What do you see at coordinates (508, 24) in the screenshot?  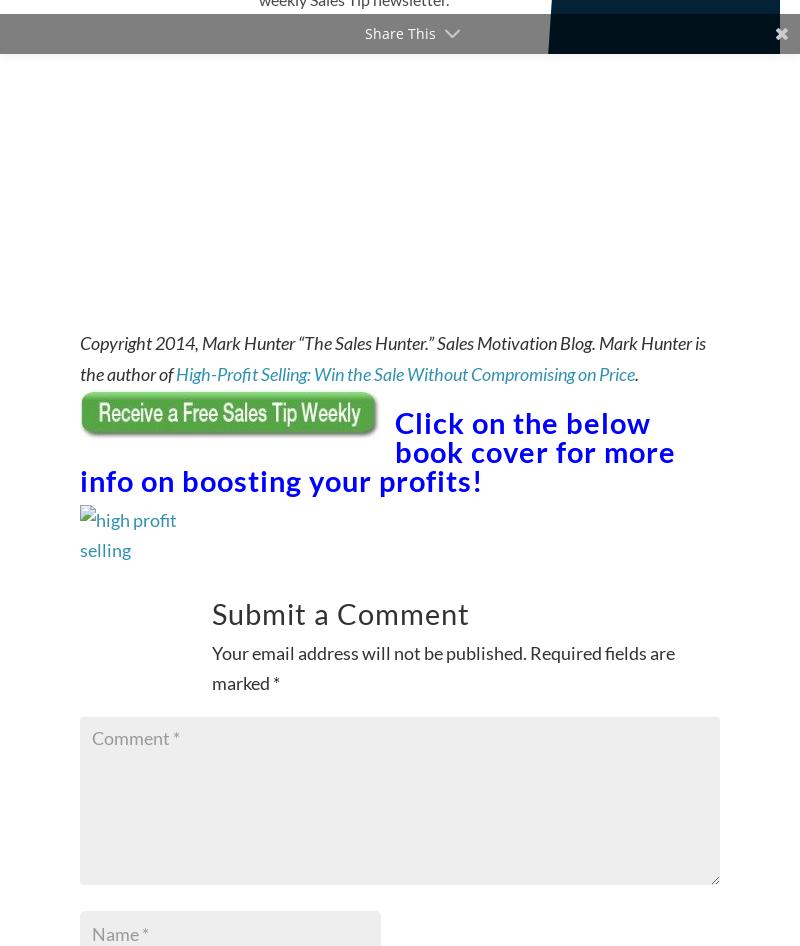 I see `'Read More'` at bounding box center [508, 24].